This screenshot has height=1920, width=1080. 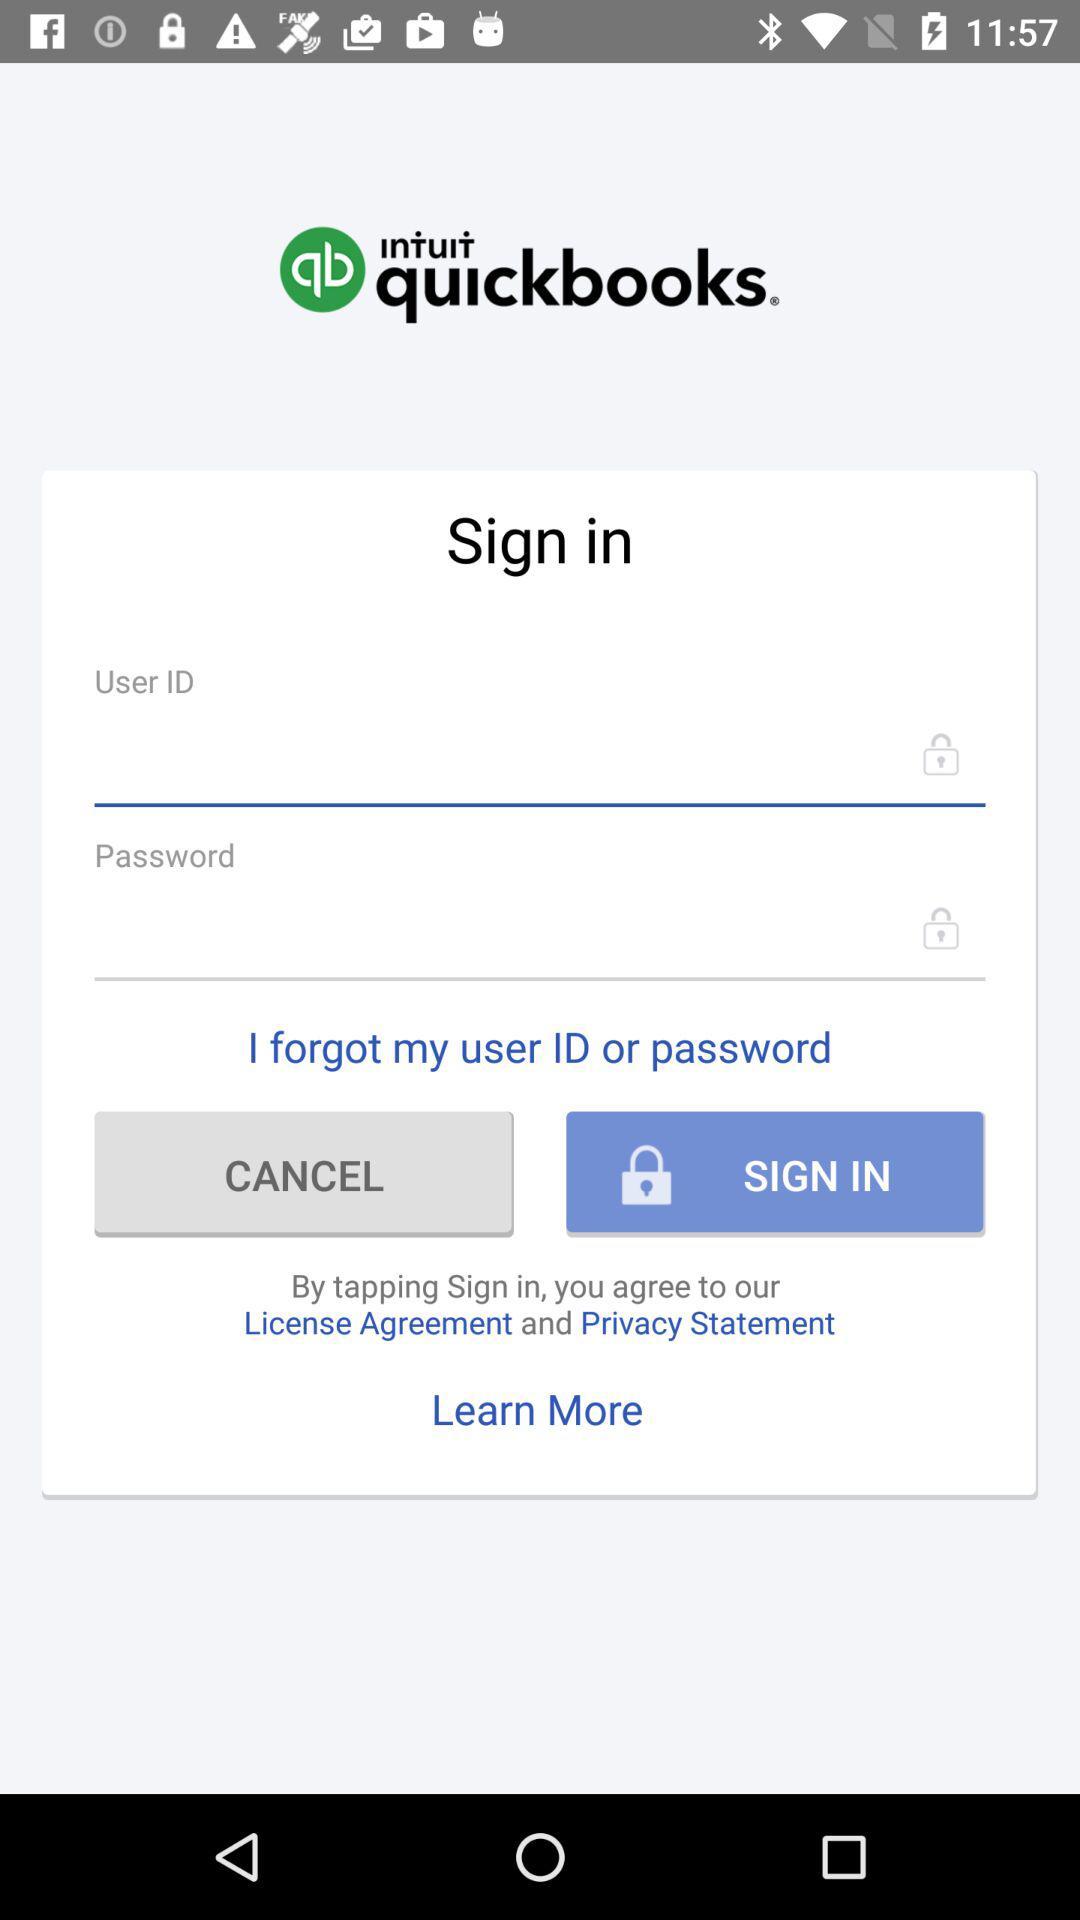 What do you see at coordinates (540, 927) in the screenshot?
I see `password` at bounding box center [540, 927].